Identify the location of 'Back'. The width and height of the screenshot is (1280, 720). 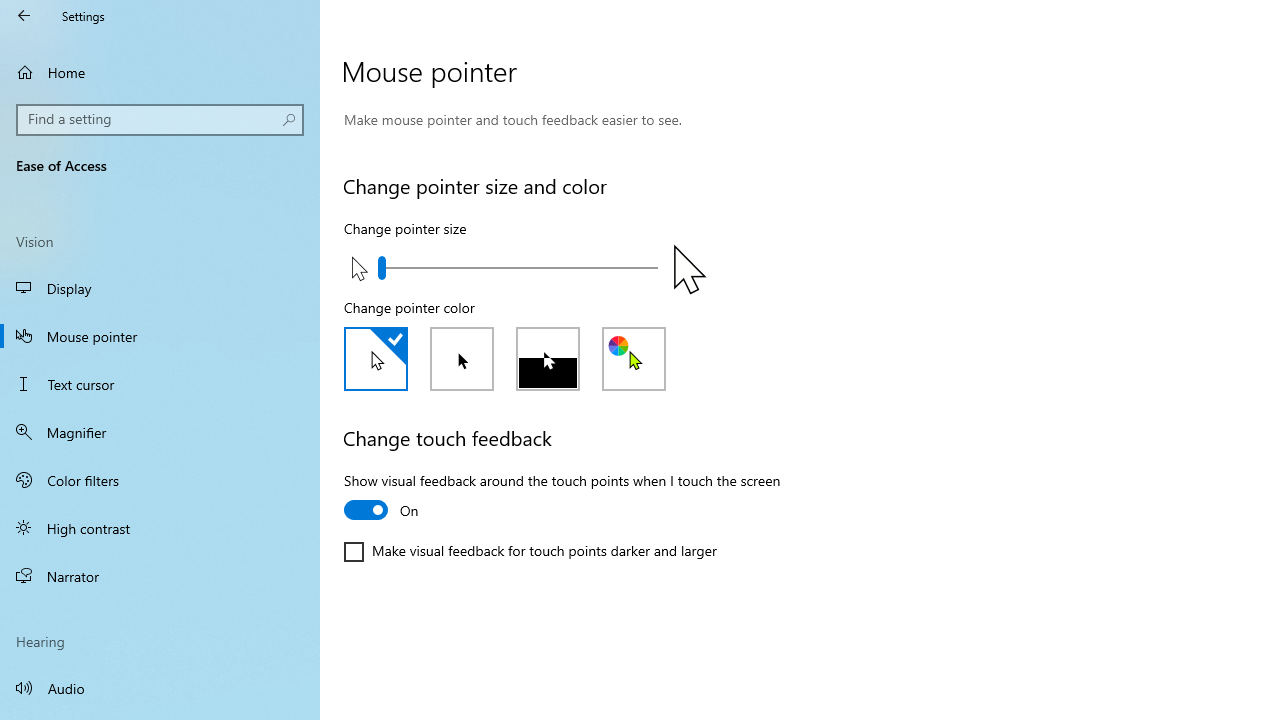
(24, 15).